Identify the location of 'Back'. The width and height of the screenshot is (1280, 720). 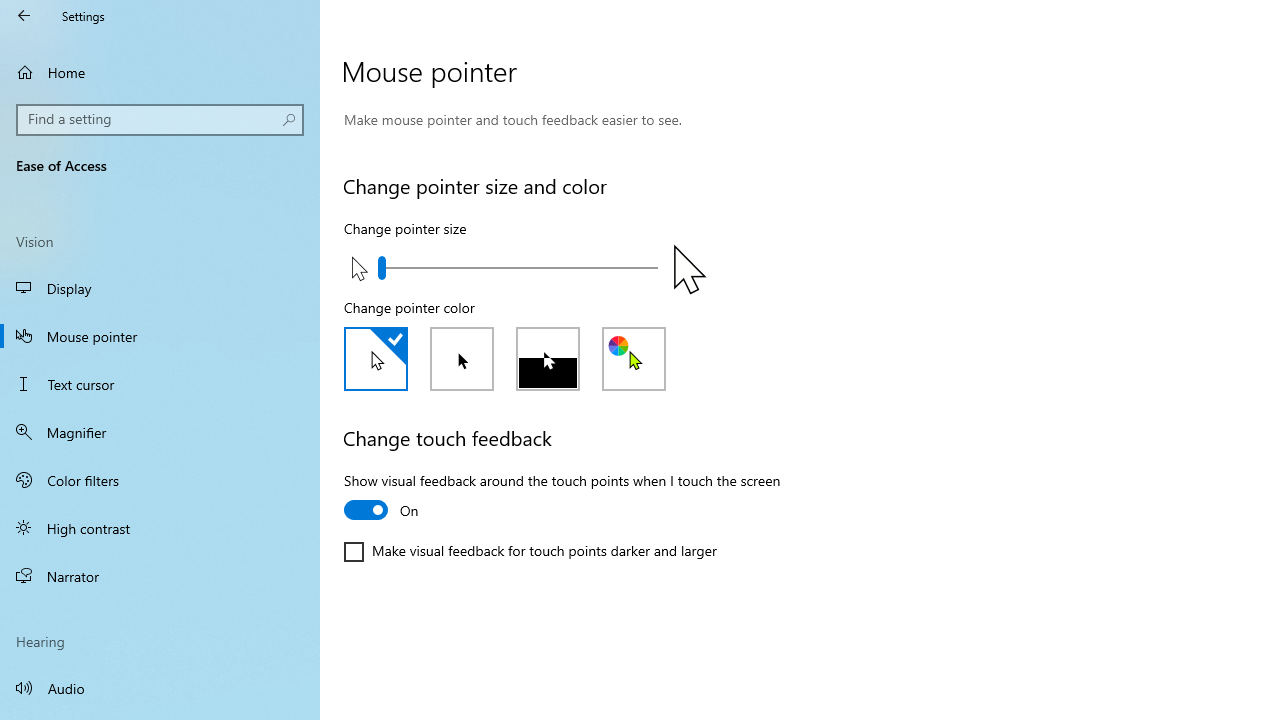
(24, 15).